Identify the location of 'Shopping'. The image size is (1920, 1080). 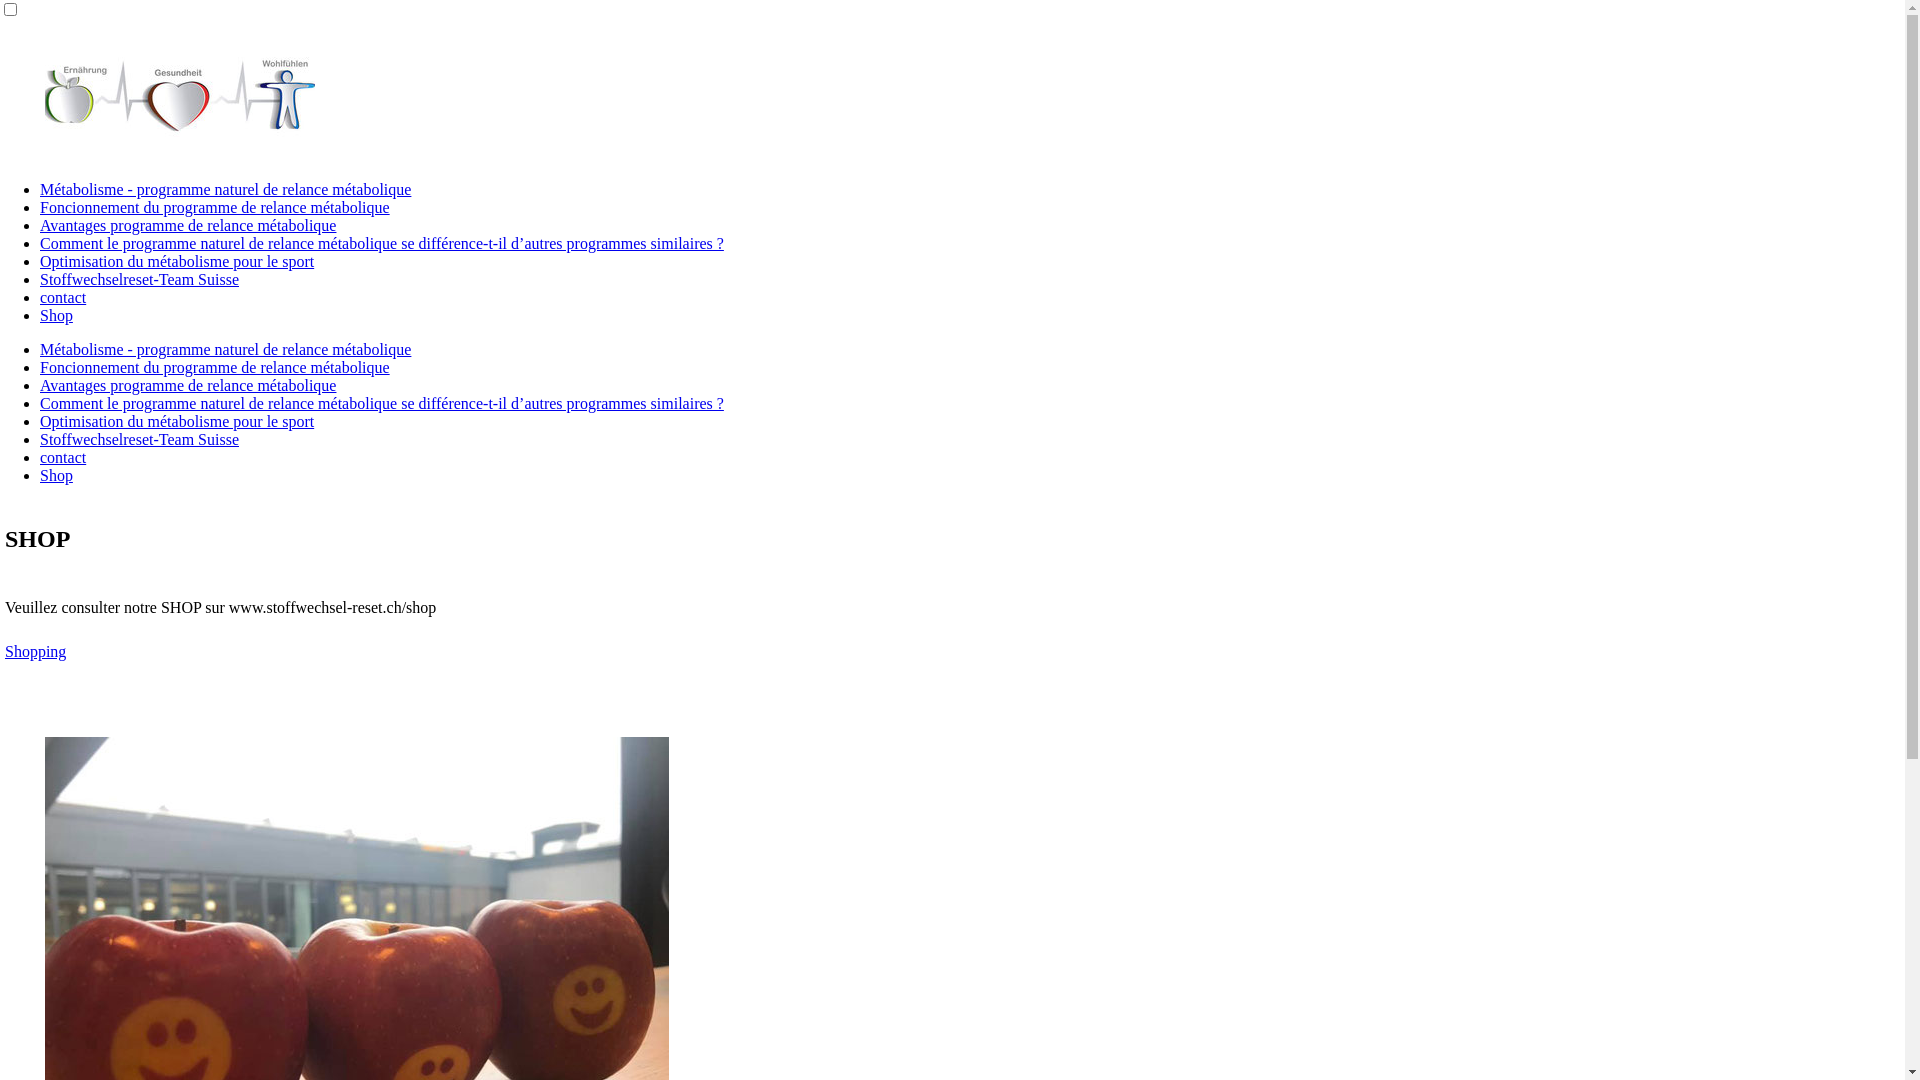
(35, 651).